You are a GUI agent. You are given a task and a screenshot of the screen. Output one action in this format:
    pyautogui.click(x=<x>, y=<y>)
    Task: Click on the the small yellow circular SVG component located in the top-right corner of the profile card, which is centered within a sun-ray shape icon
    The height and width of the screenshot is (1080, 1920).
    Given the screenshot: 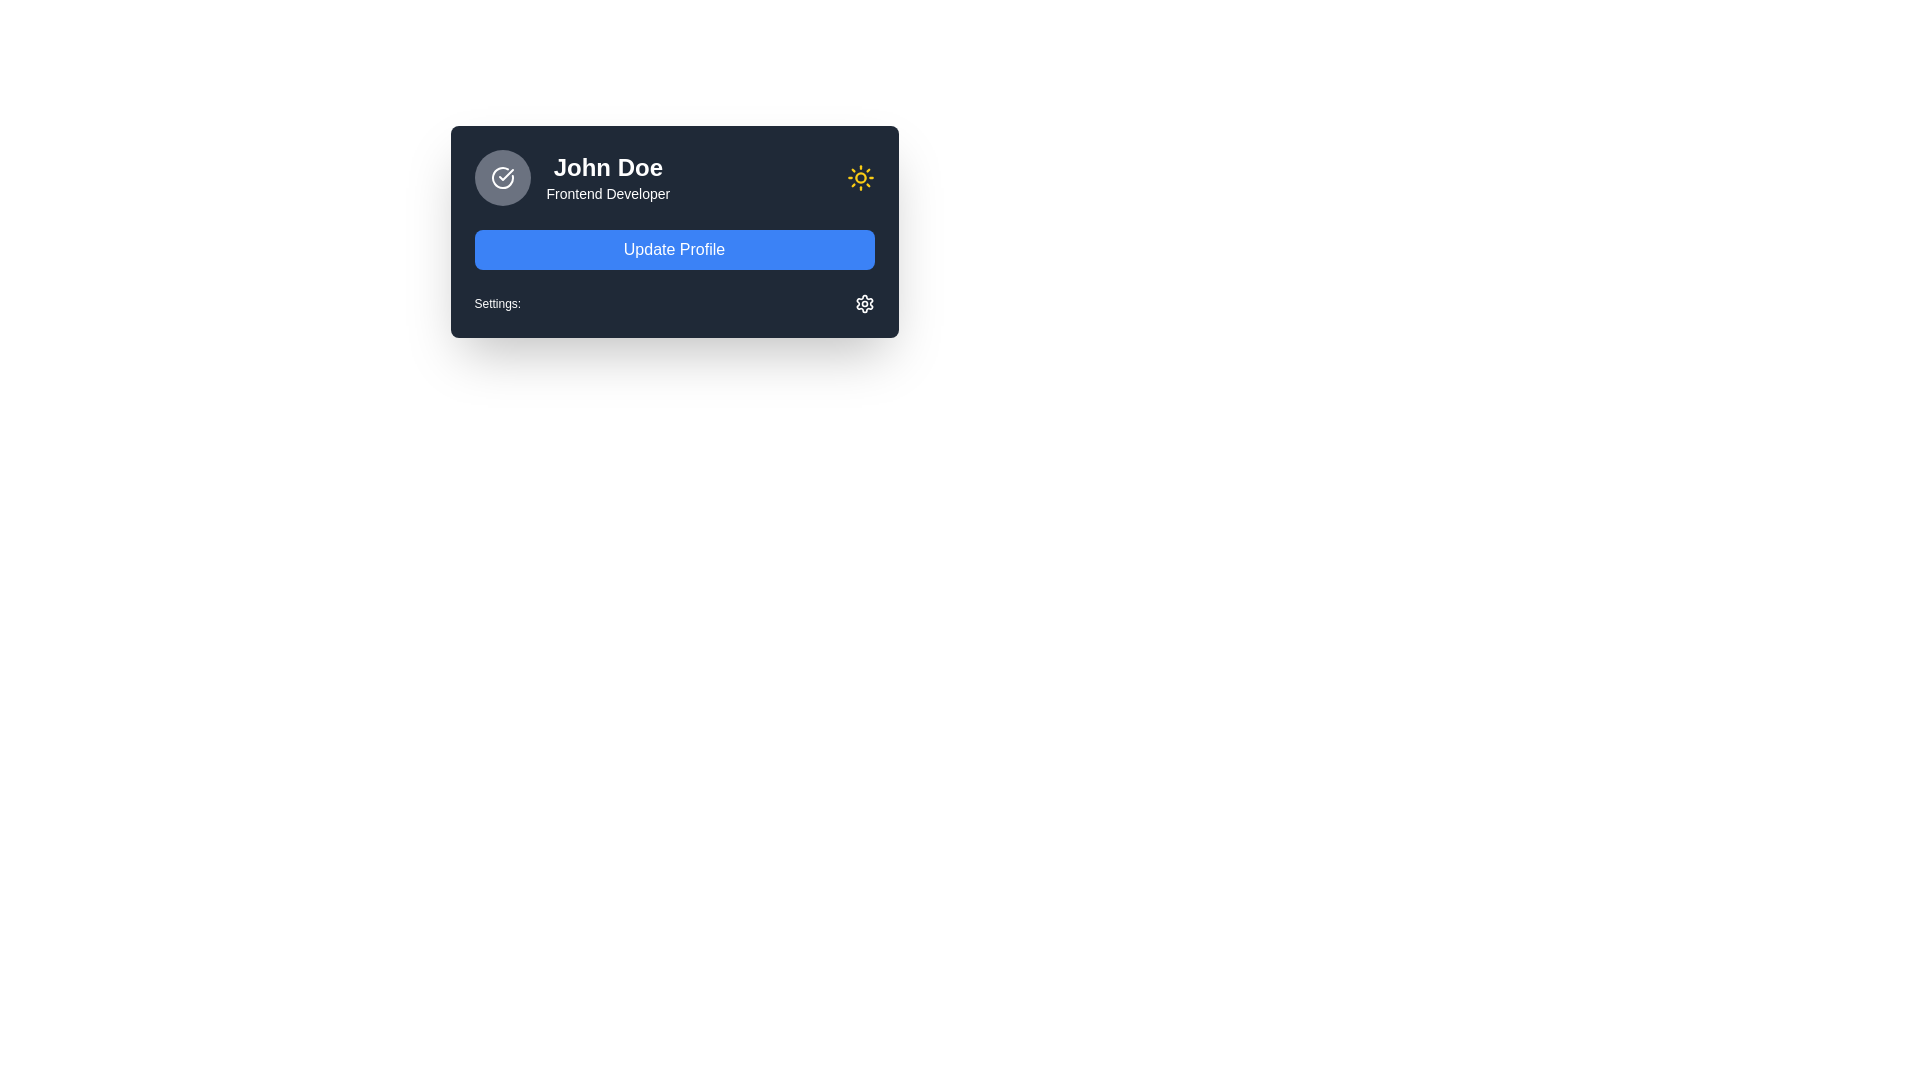 What is the action you would take?
    pyautogui.click(x=860, y=176)
    